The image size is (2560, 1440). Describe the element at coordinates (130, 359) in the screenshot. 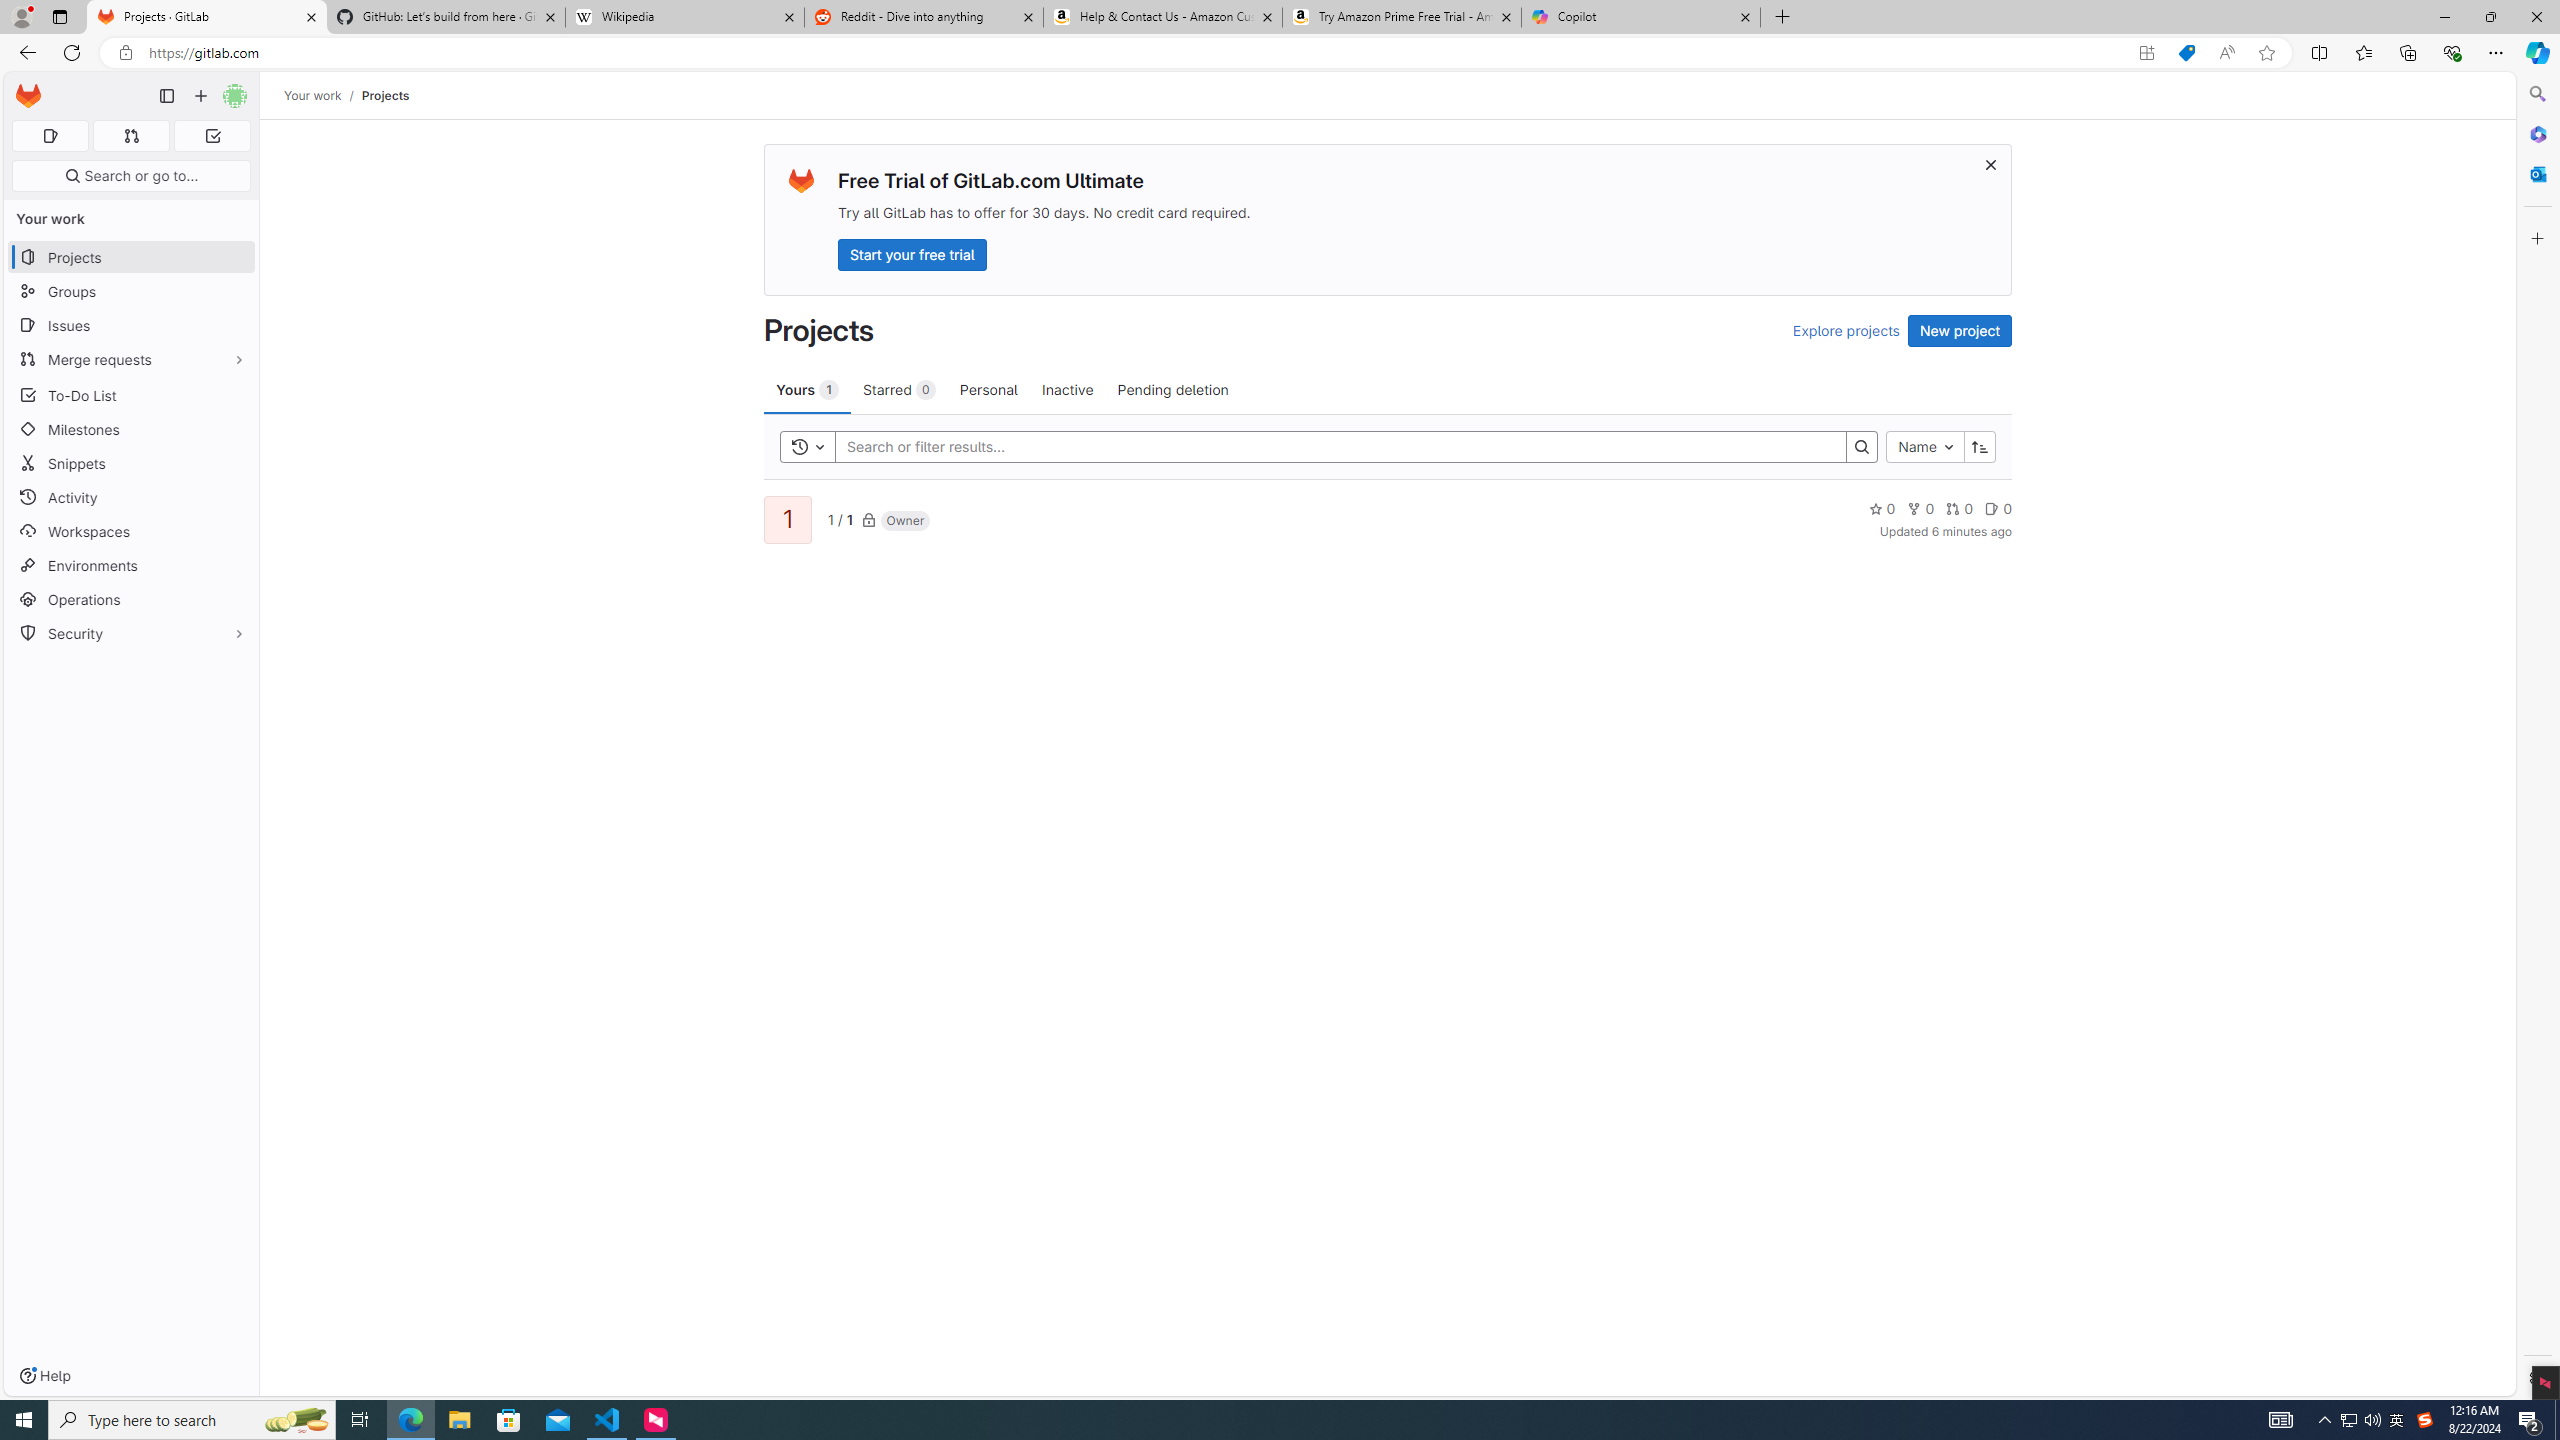

I see `'Merge requests'` at that location.